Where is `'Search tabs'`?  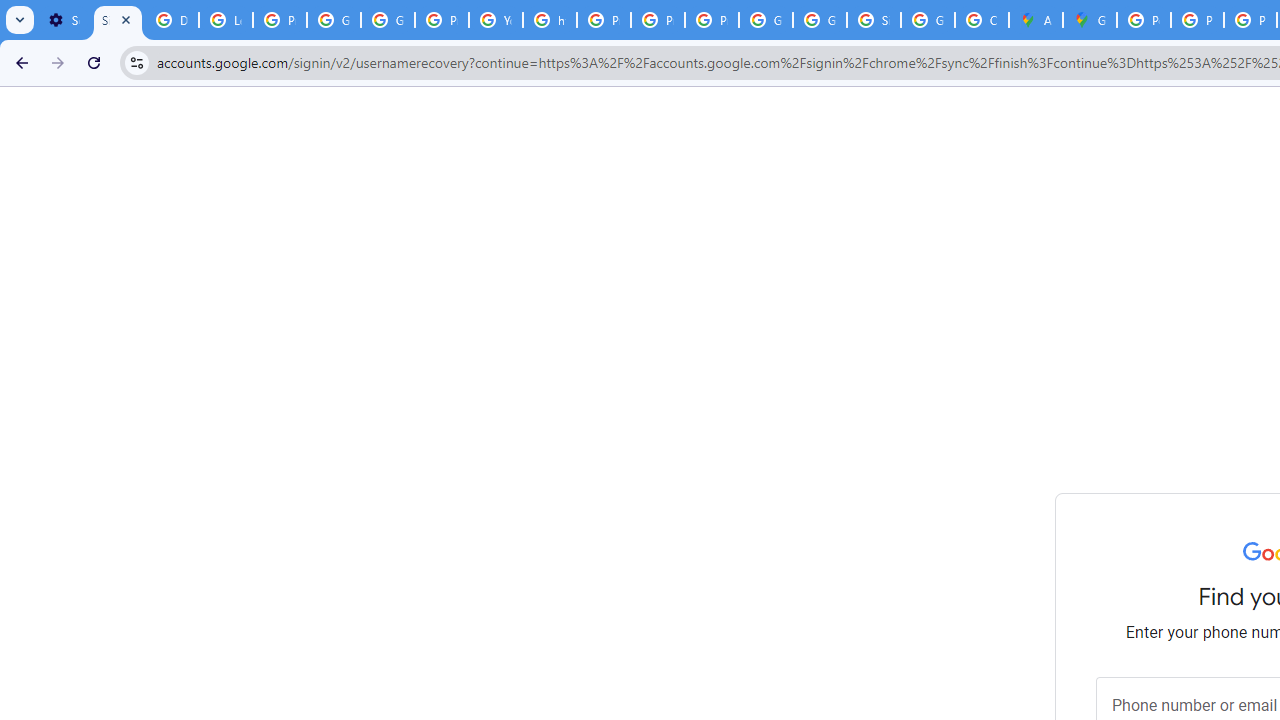 'Search tabs' is located at coordinates (20, 20).